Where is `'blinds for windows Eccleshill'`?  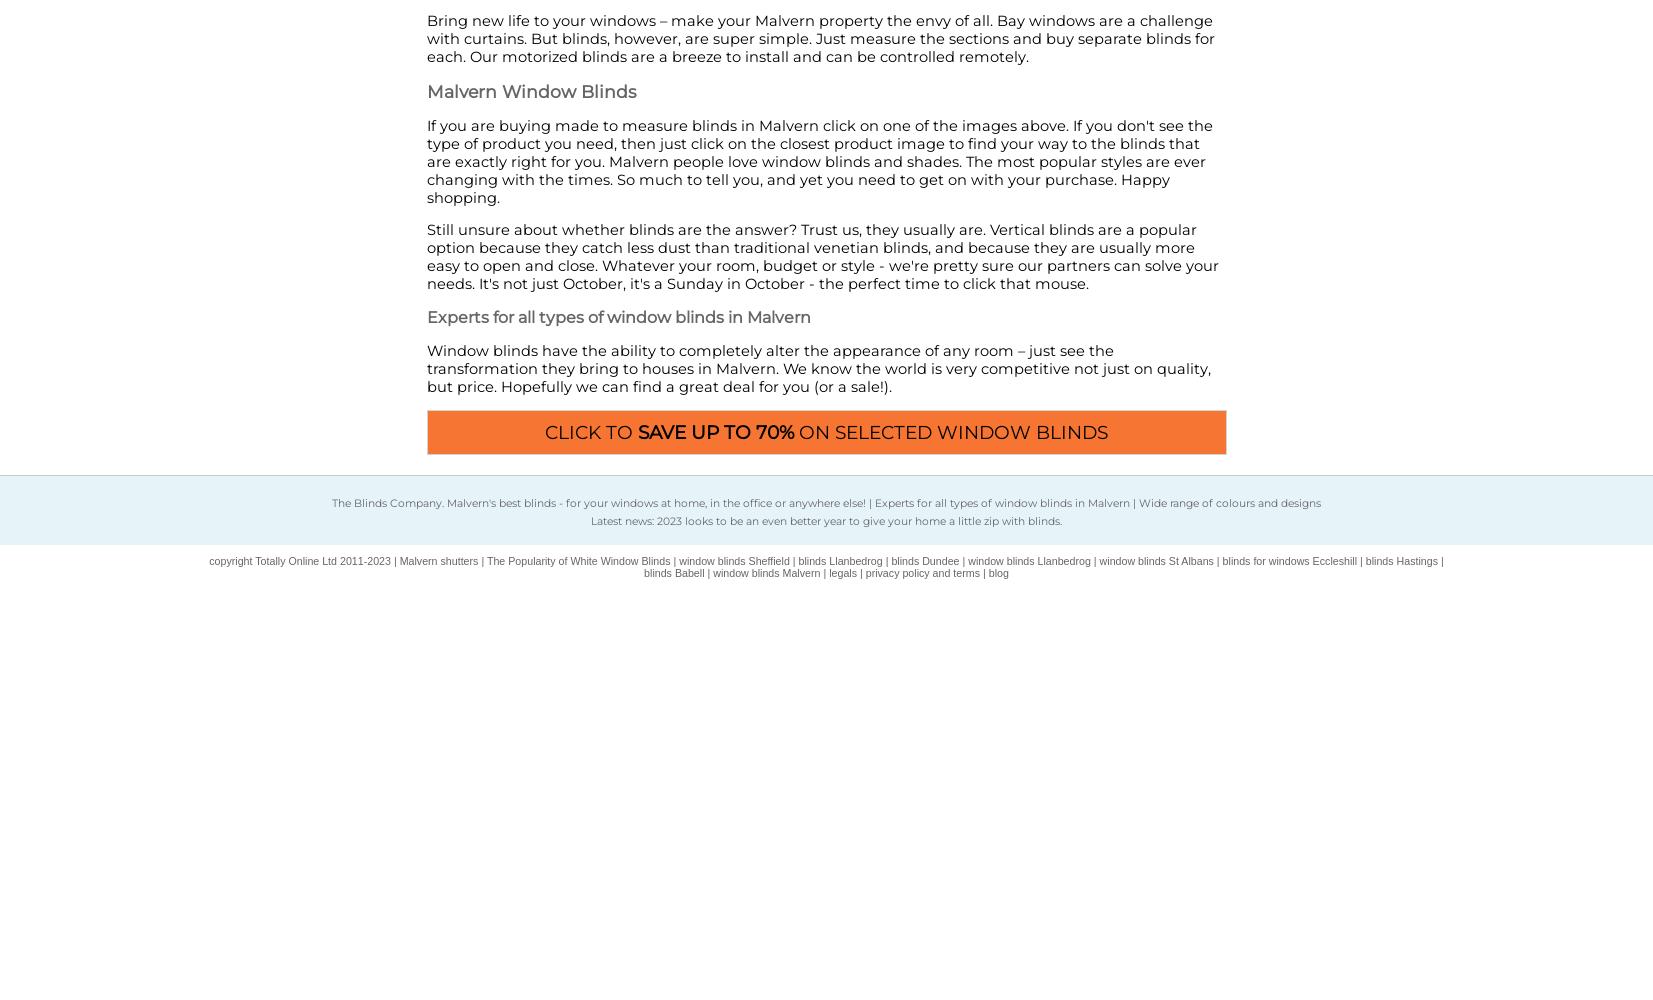
'blinds for windows Eccleshill' is located at coordinates (1289, 561).